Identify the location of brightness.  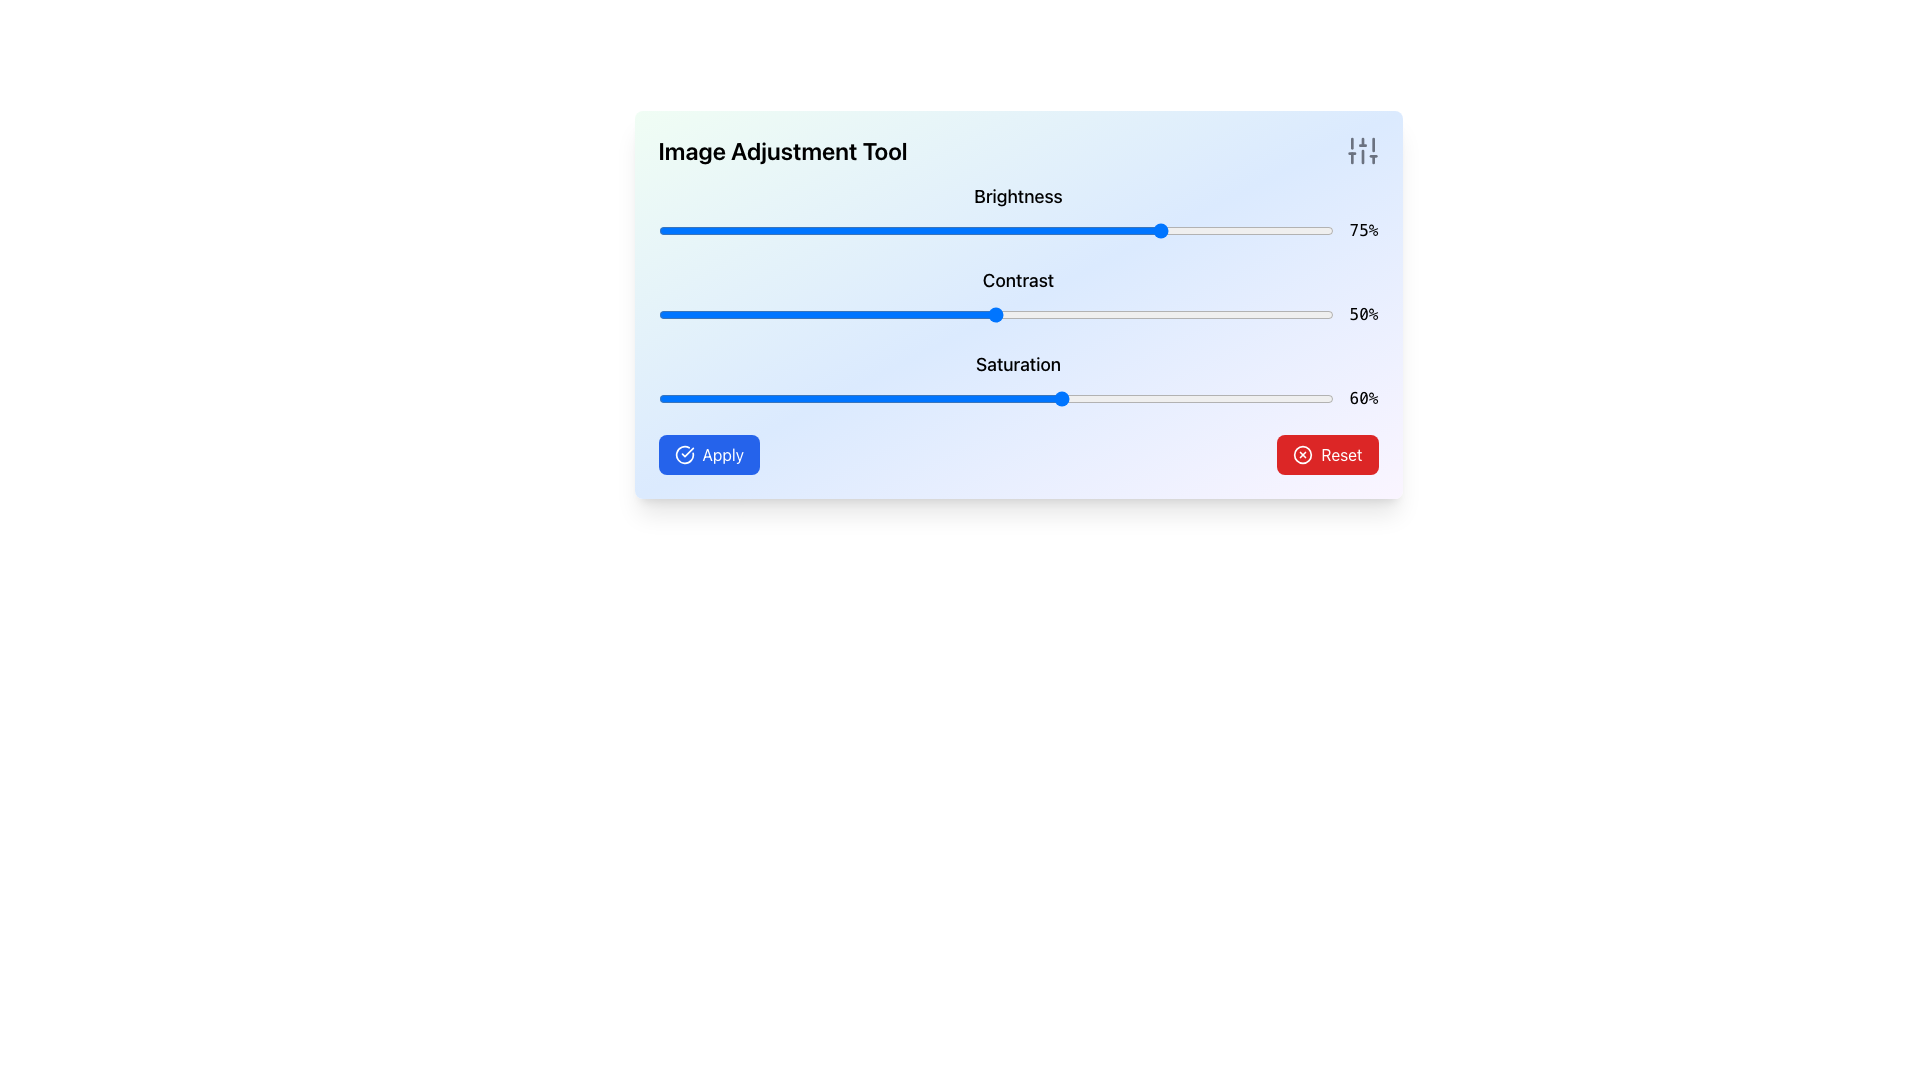
(806, 230).